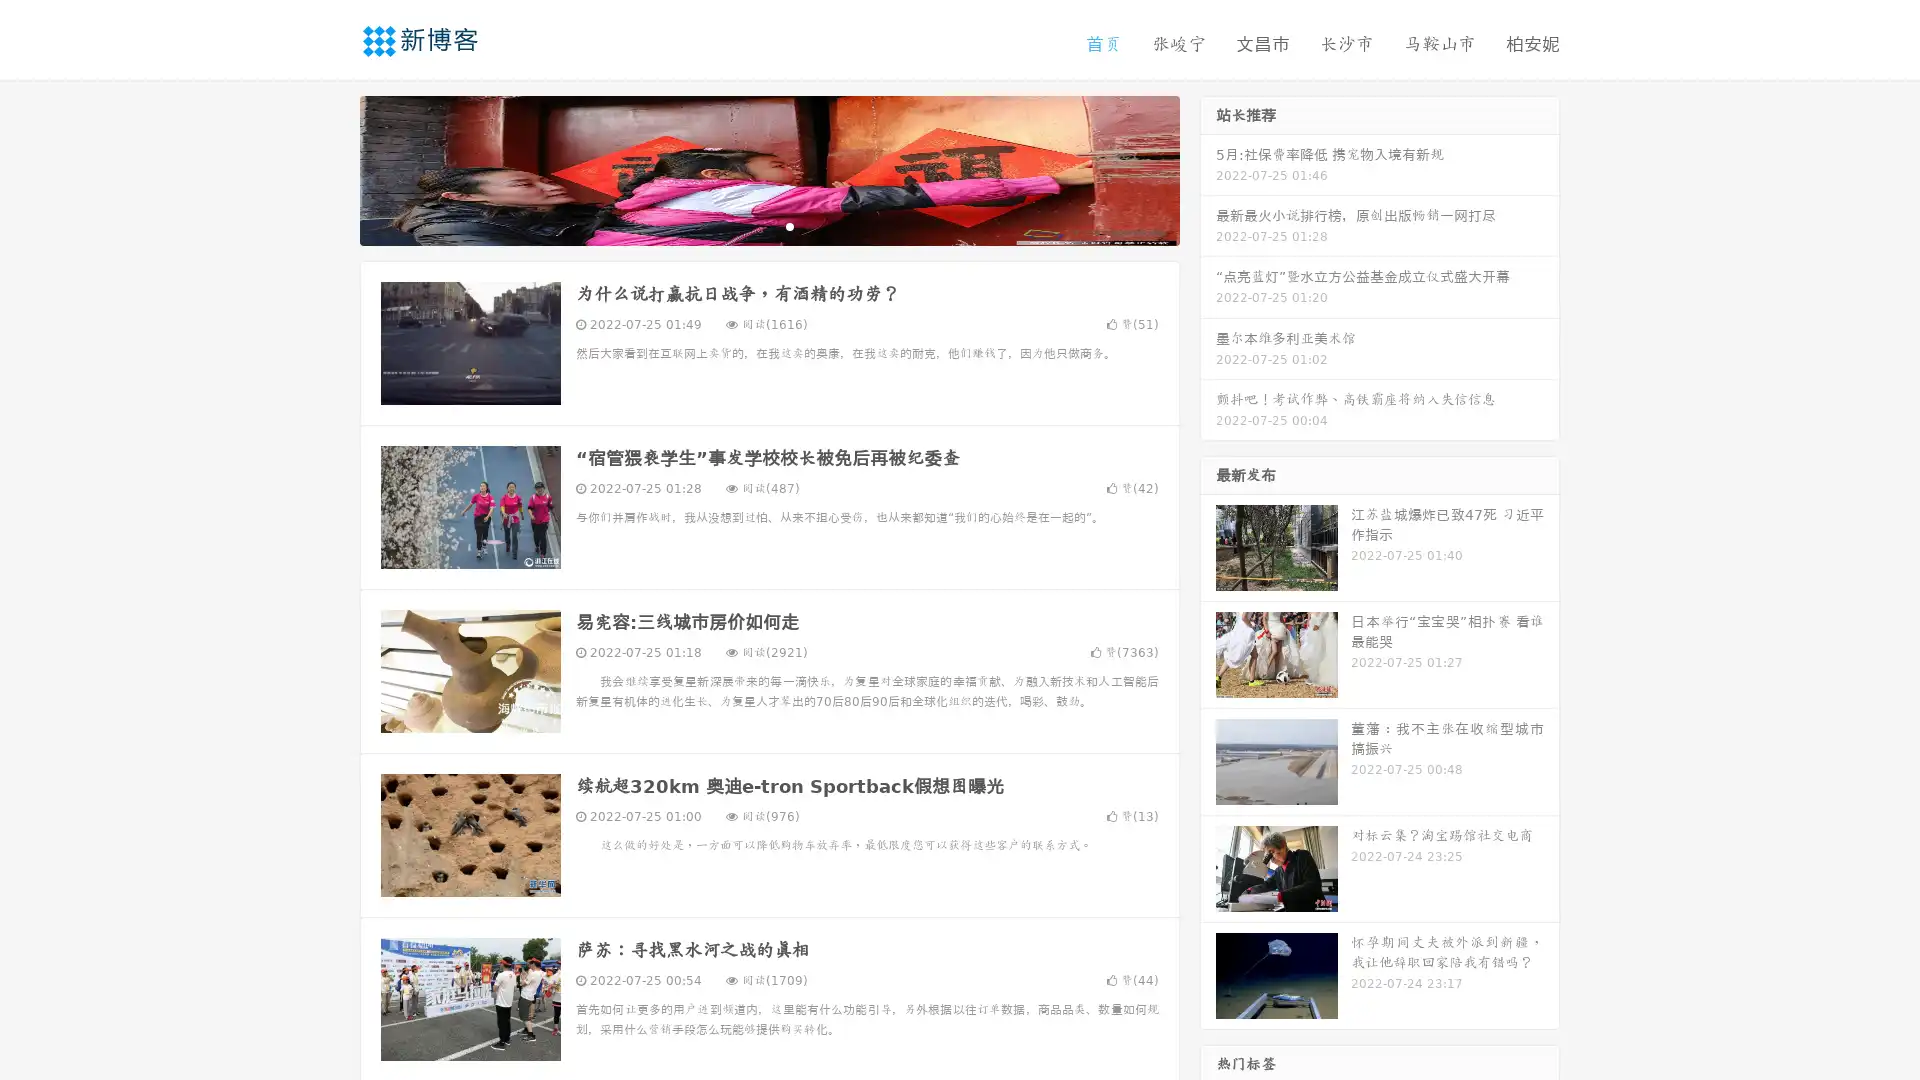 This screenshot has width=1920, height=1080. What do you see at coordinates (748, 225) in the screenshot?
I see `Go to slide 1` at bounding box center [748, 225].